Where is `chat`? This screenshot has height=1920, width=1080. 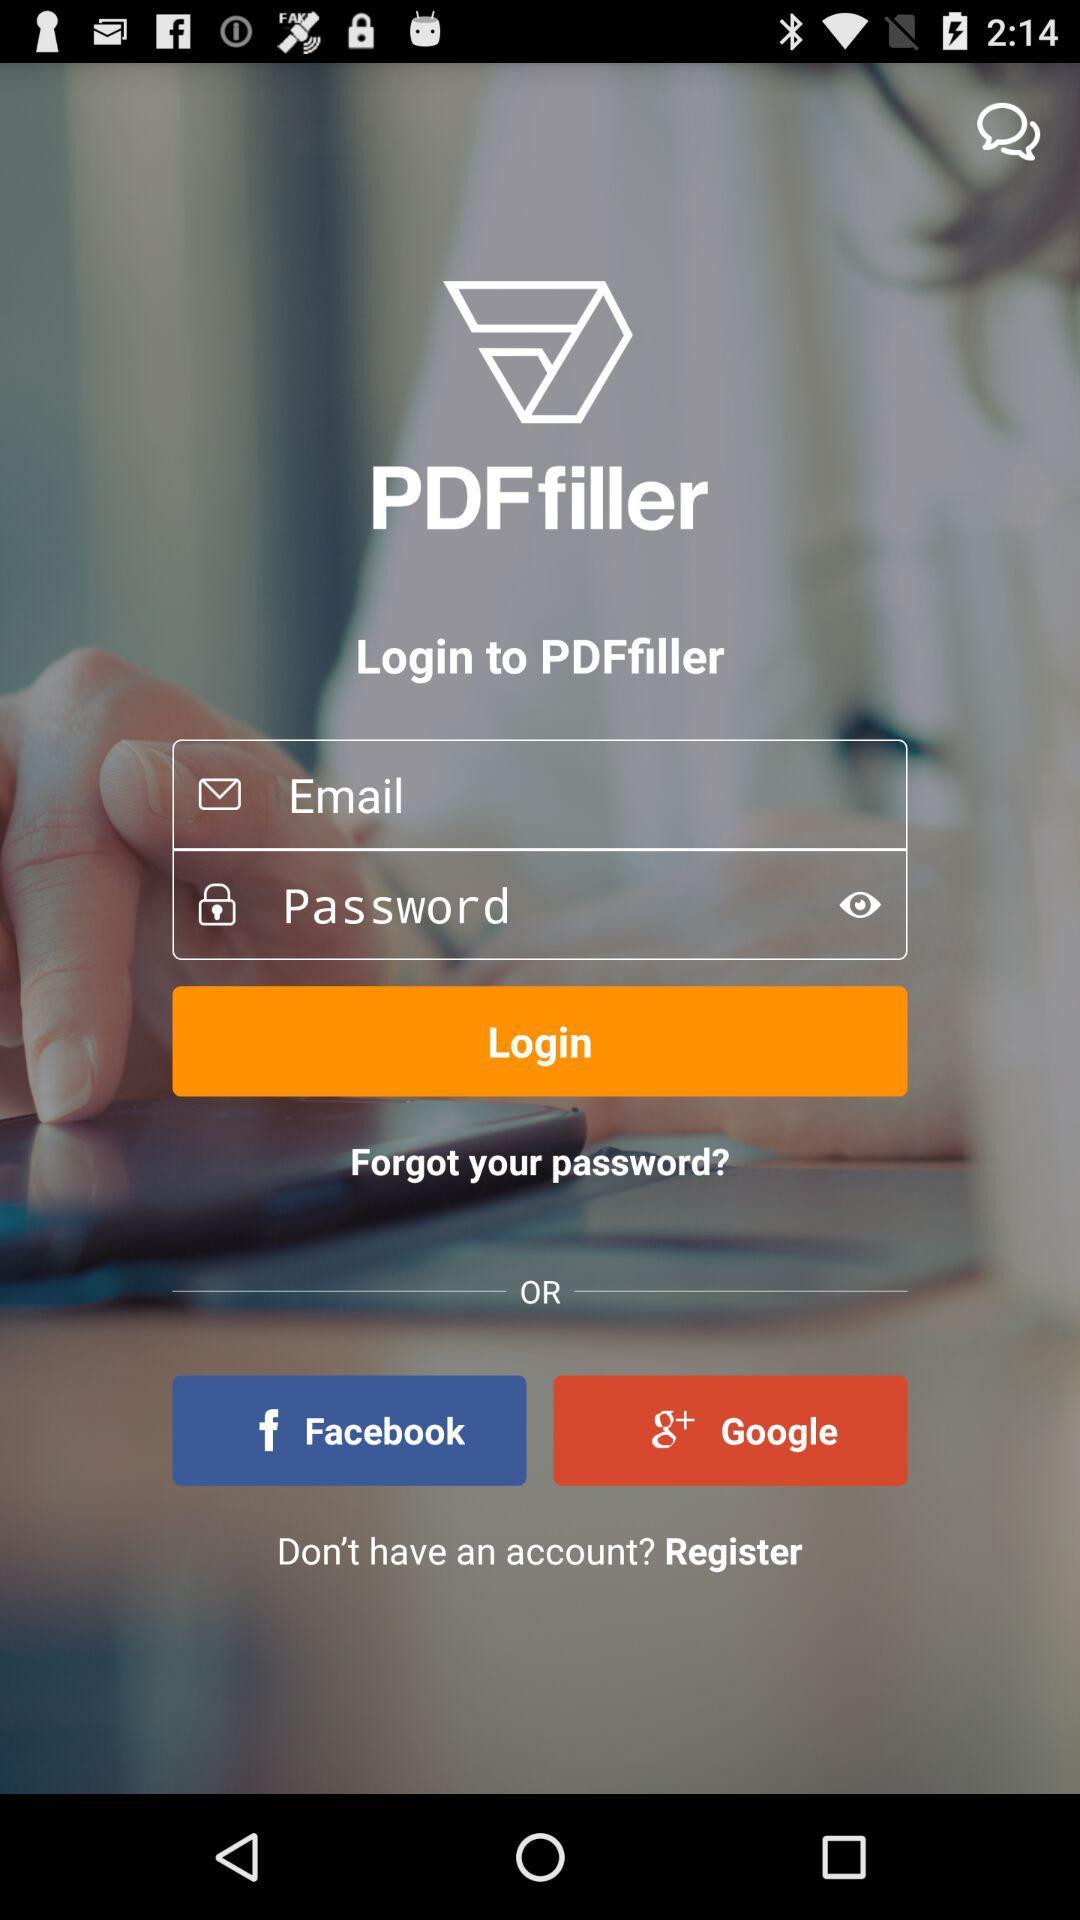 chat is located at coordinates (1008, 130).